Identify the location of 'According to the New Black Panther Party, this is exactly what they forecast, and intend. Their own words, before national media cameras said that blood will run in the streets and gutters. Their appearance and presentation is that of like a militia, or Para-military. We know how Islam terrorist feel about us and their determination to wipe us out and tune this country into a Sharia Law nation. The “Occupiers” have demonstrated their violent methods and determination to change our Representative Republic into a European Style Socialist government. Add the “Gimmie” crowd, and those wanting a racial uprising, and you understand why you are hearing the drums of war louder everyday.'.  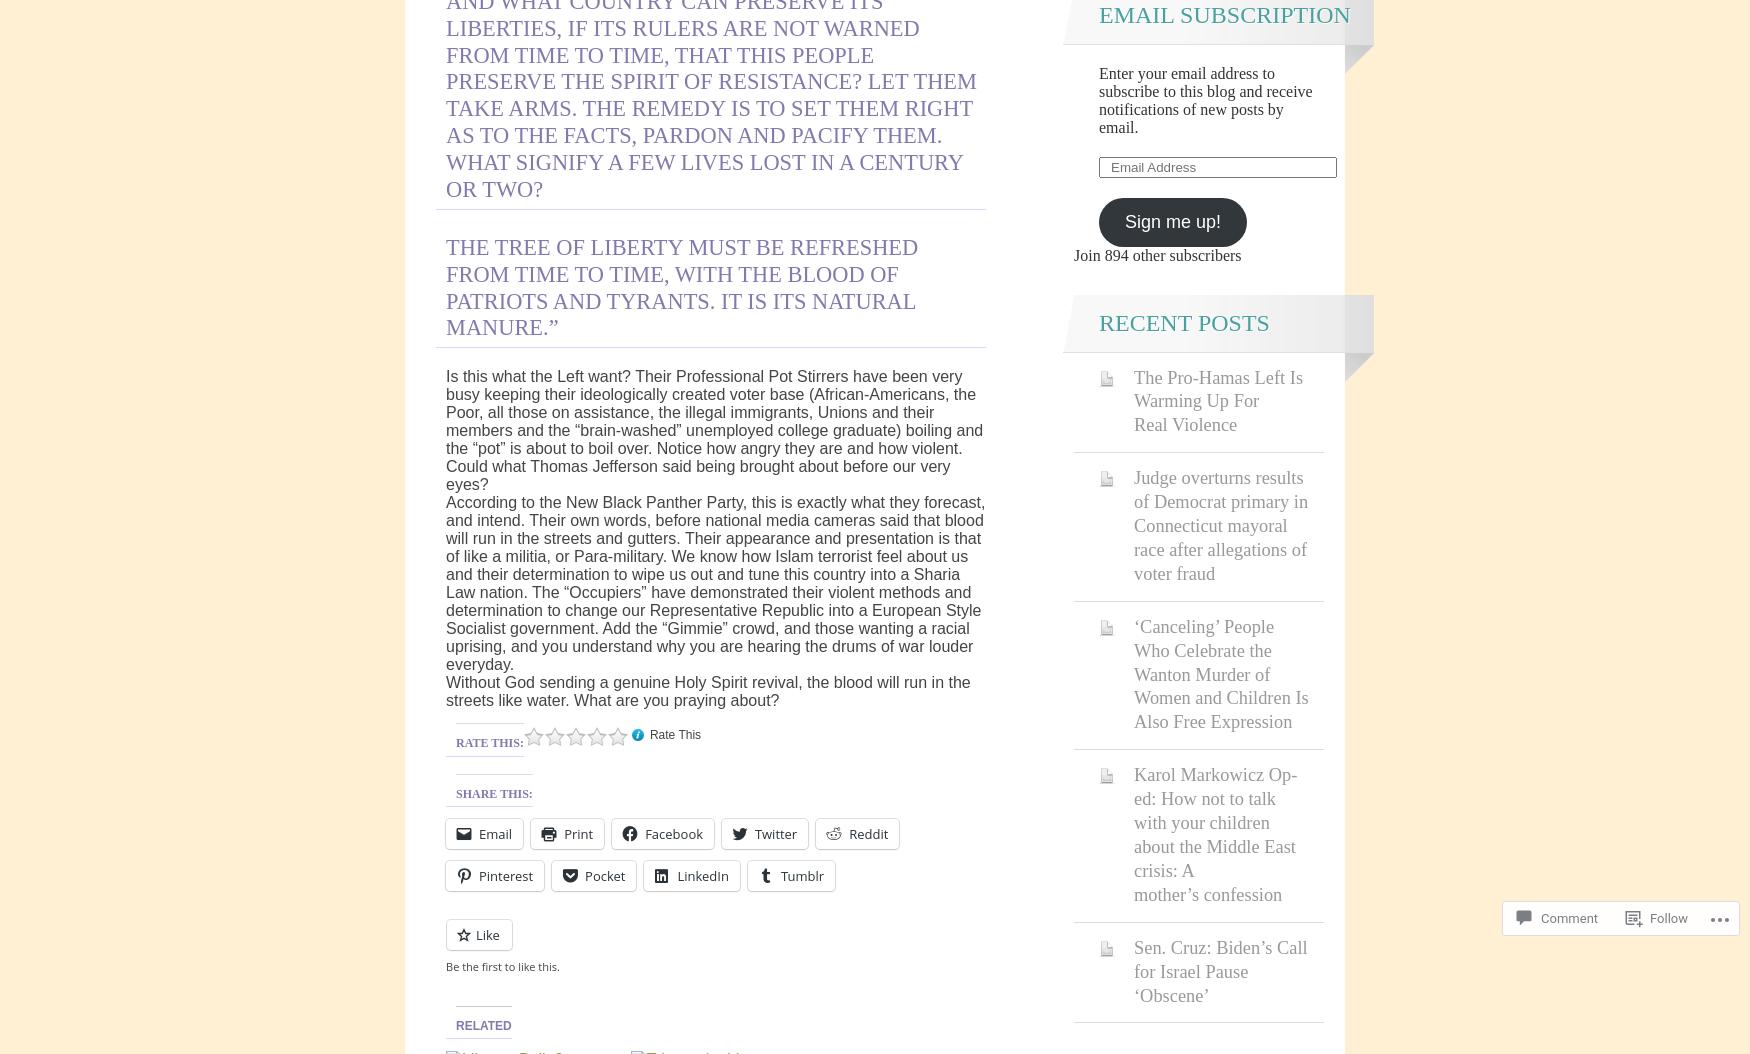
(446, 582).